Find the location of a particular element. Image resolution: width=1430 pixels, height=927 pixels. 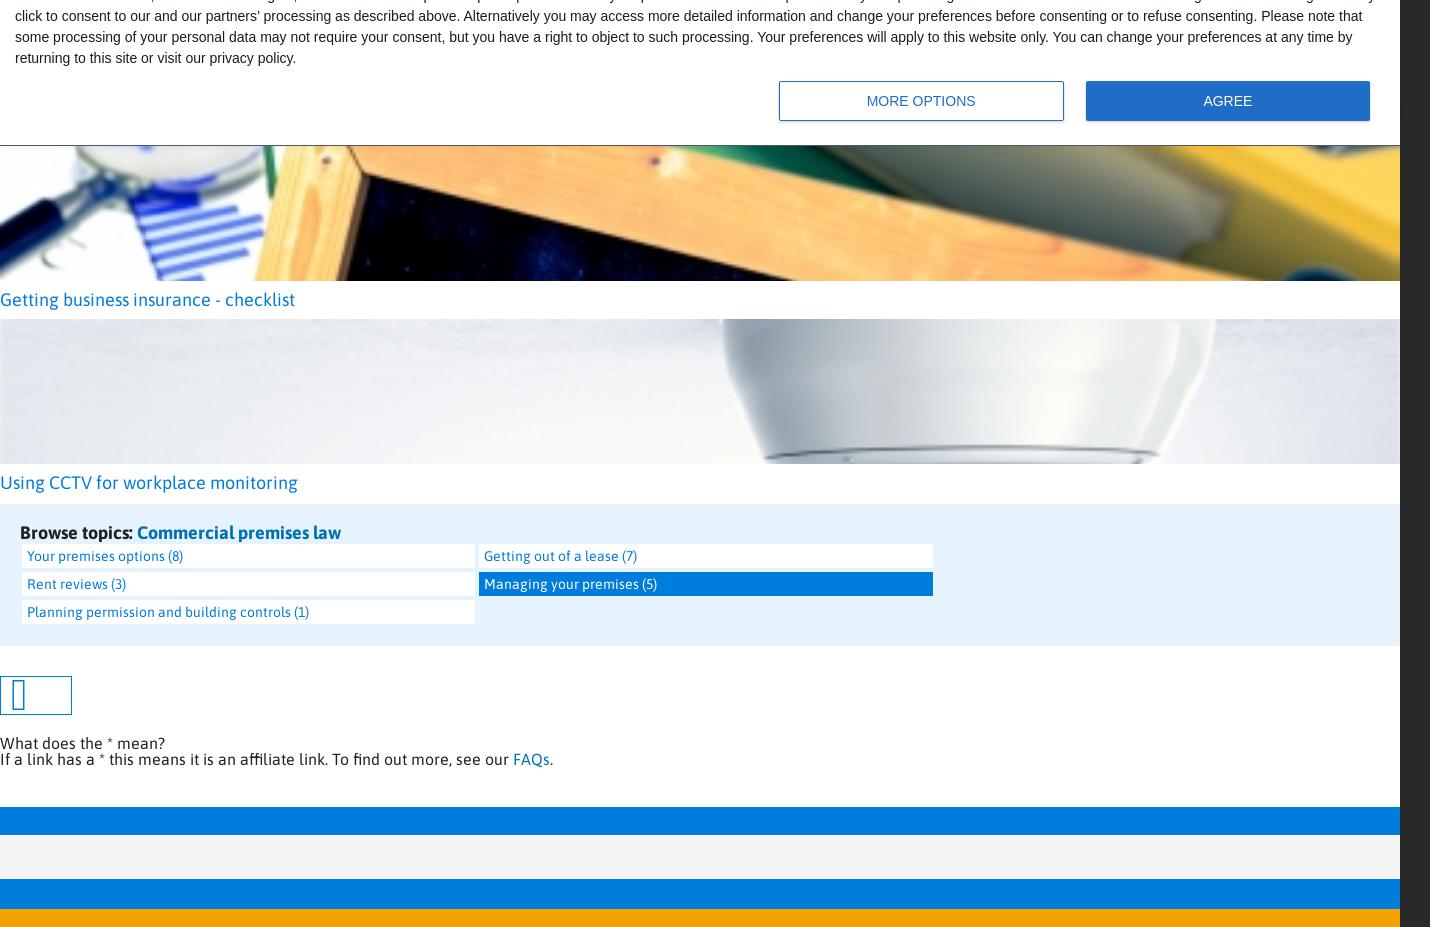

'Getting business insurance - checklist' is located at coordinates (146, 299).